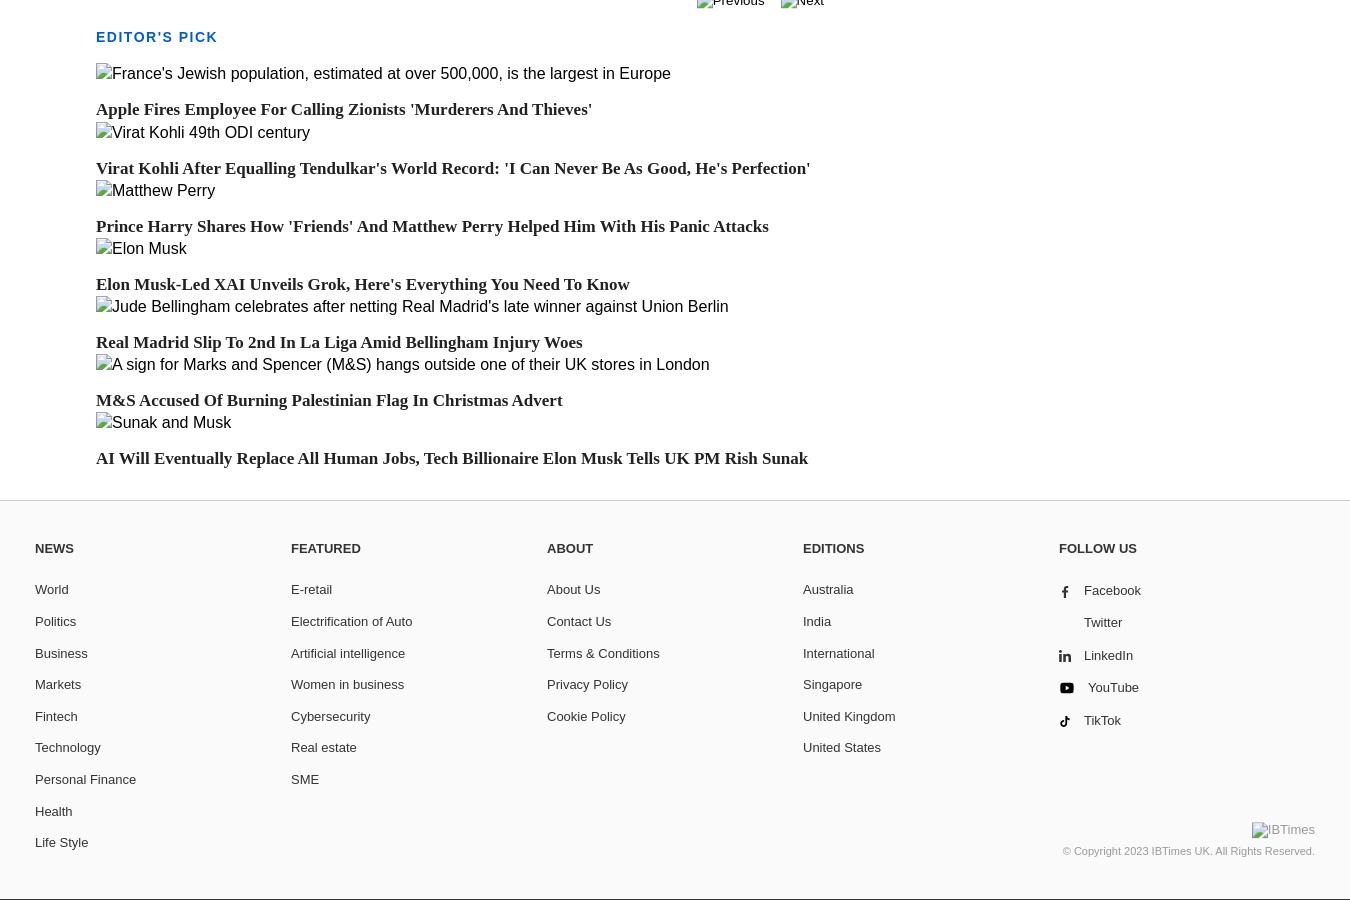 The height and width of the screenshot is (900, 1350). What do you see at coordinates (603, 652) in the screenshot?
I see `'Terms & Conditions'` at bounding box center [603, 652].